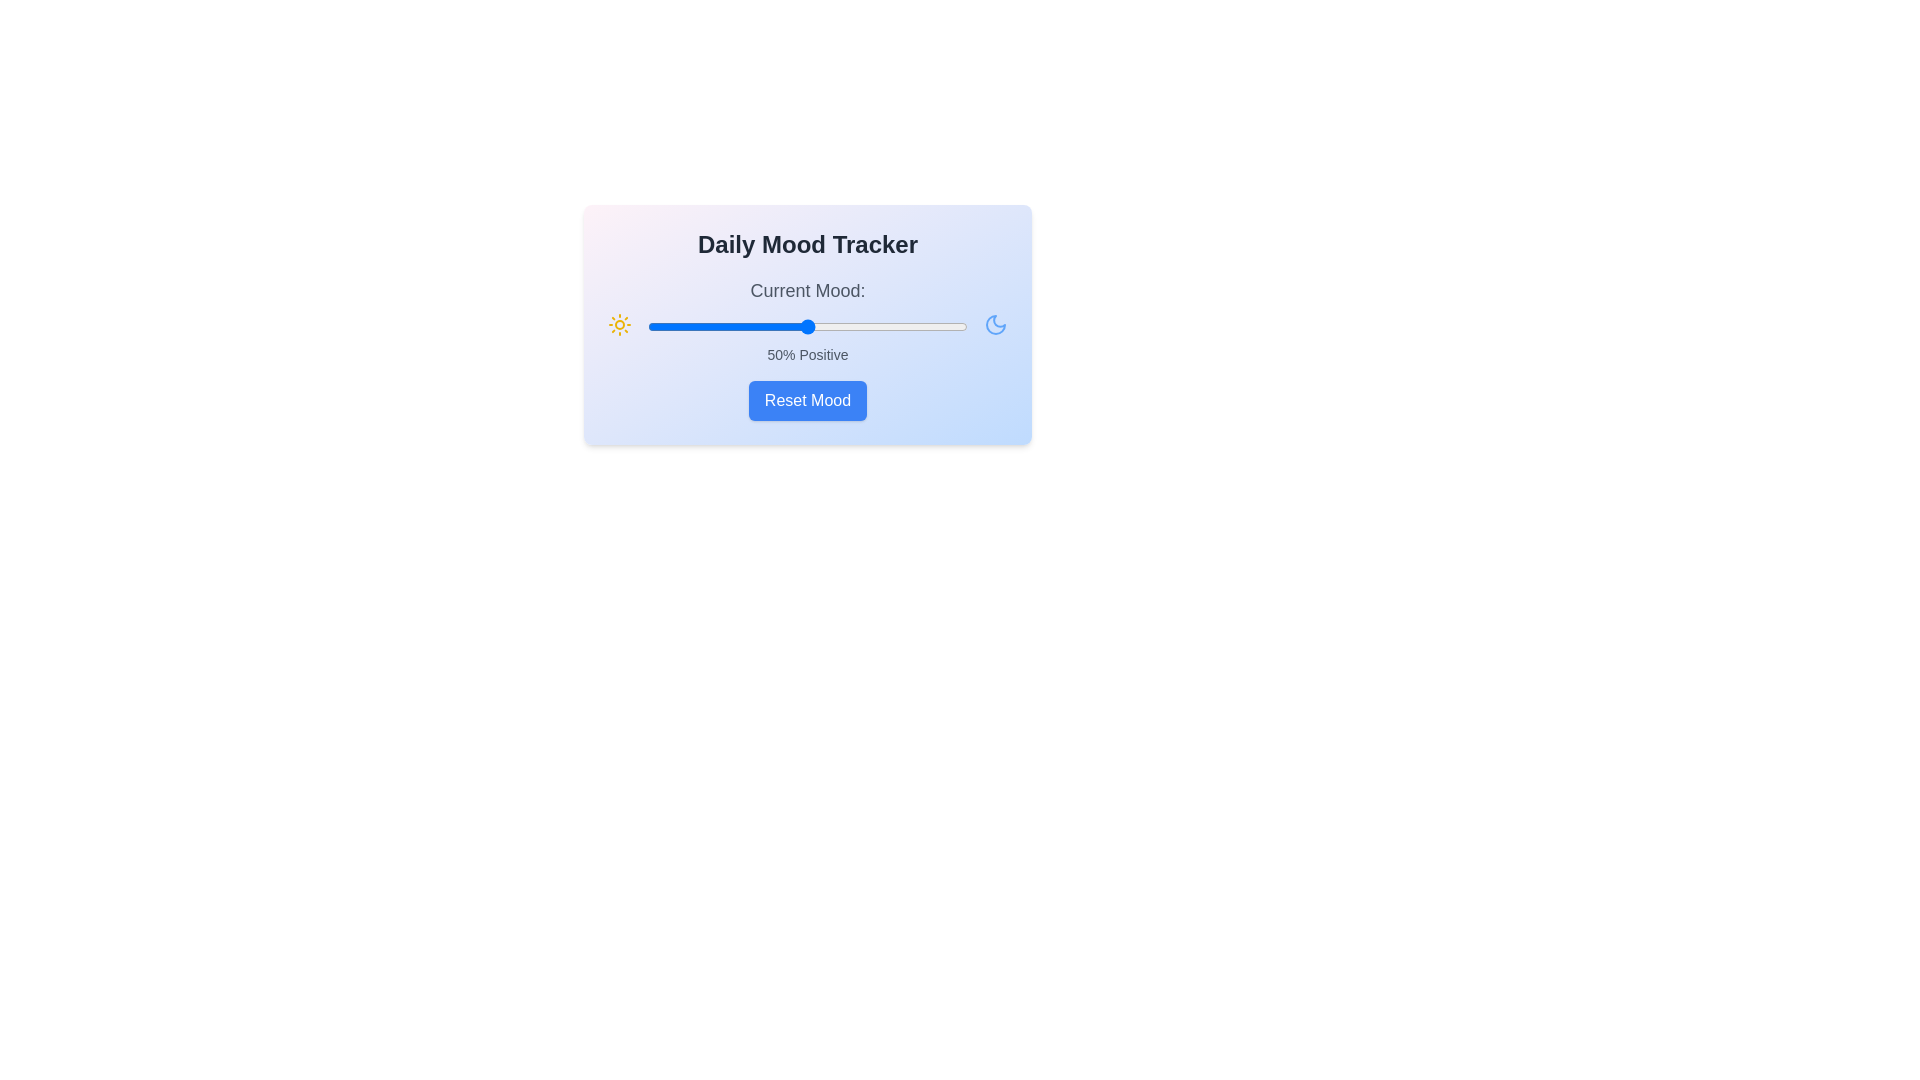 This screenshot has height=1080, width=1920. Describe the element at coordinates (928, 326) in the screenshot. I see `the mood percentage` at that location.